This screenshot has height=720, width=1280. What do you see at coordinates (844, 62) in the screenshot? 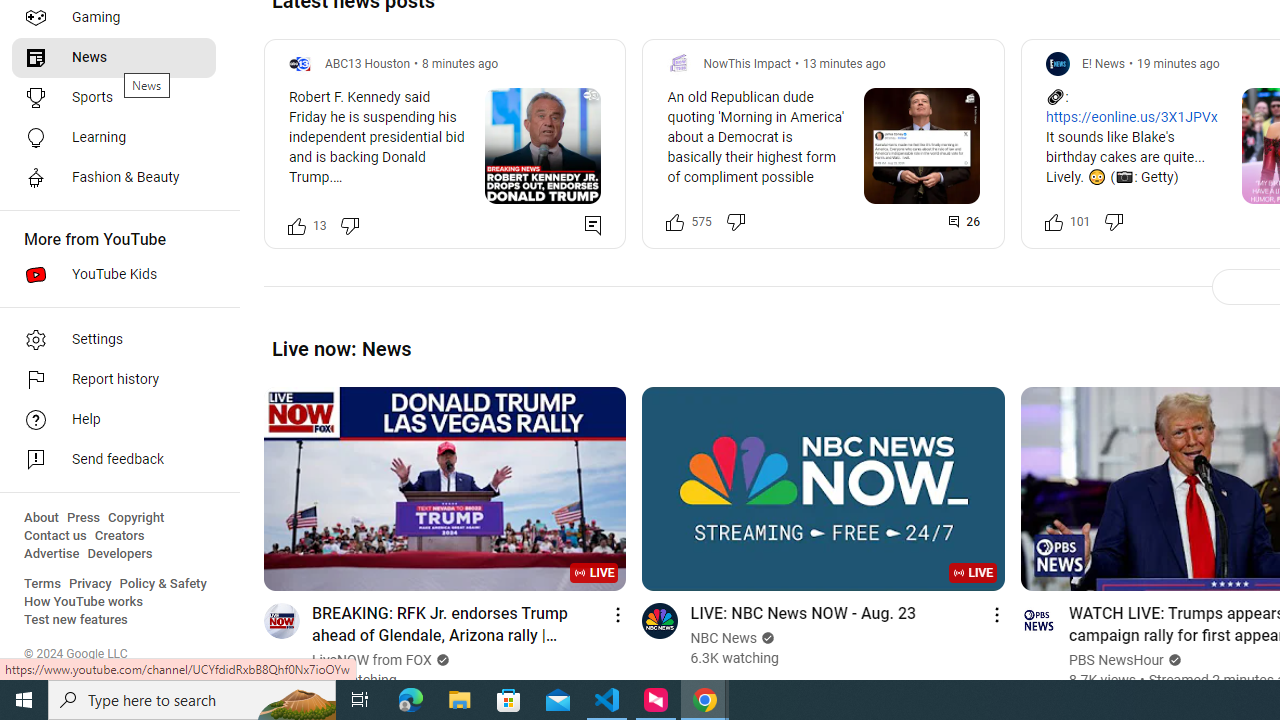
I see `'13 minutes ago'` at bounding box center [844, 62].